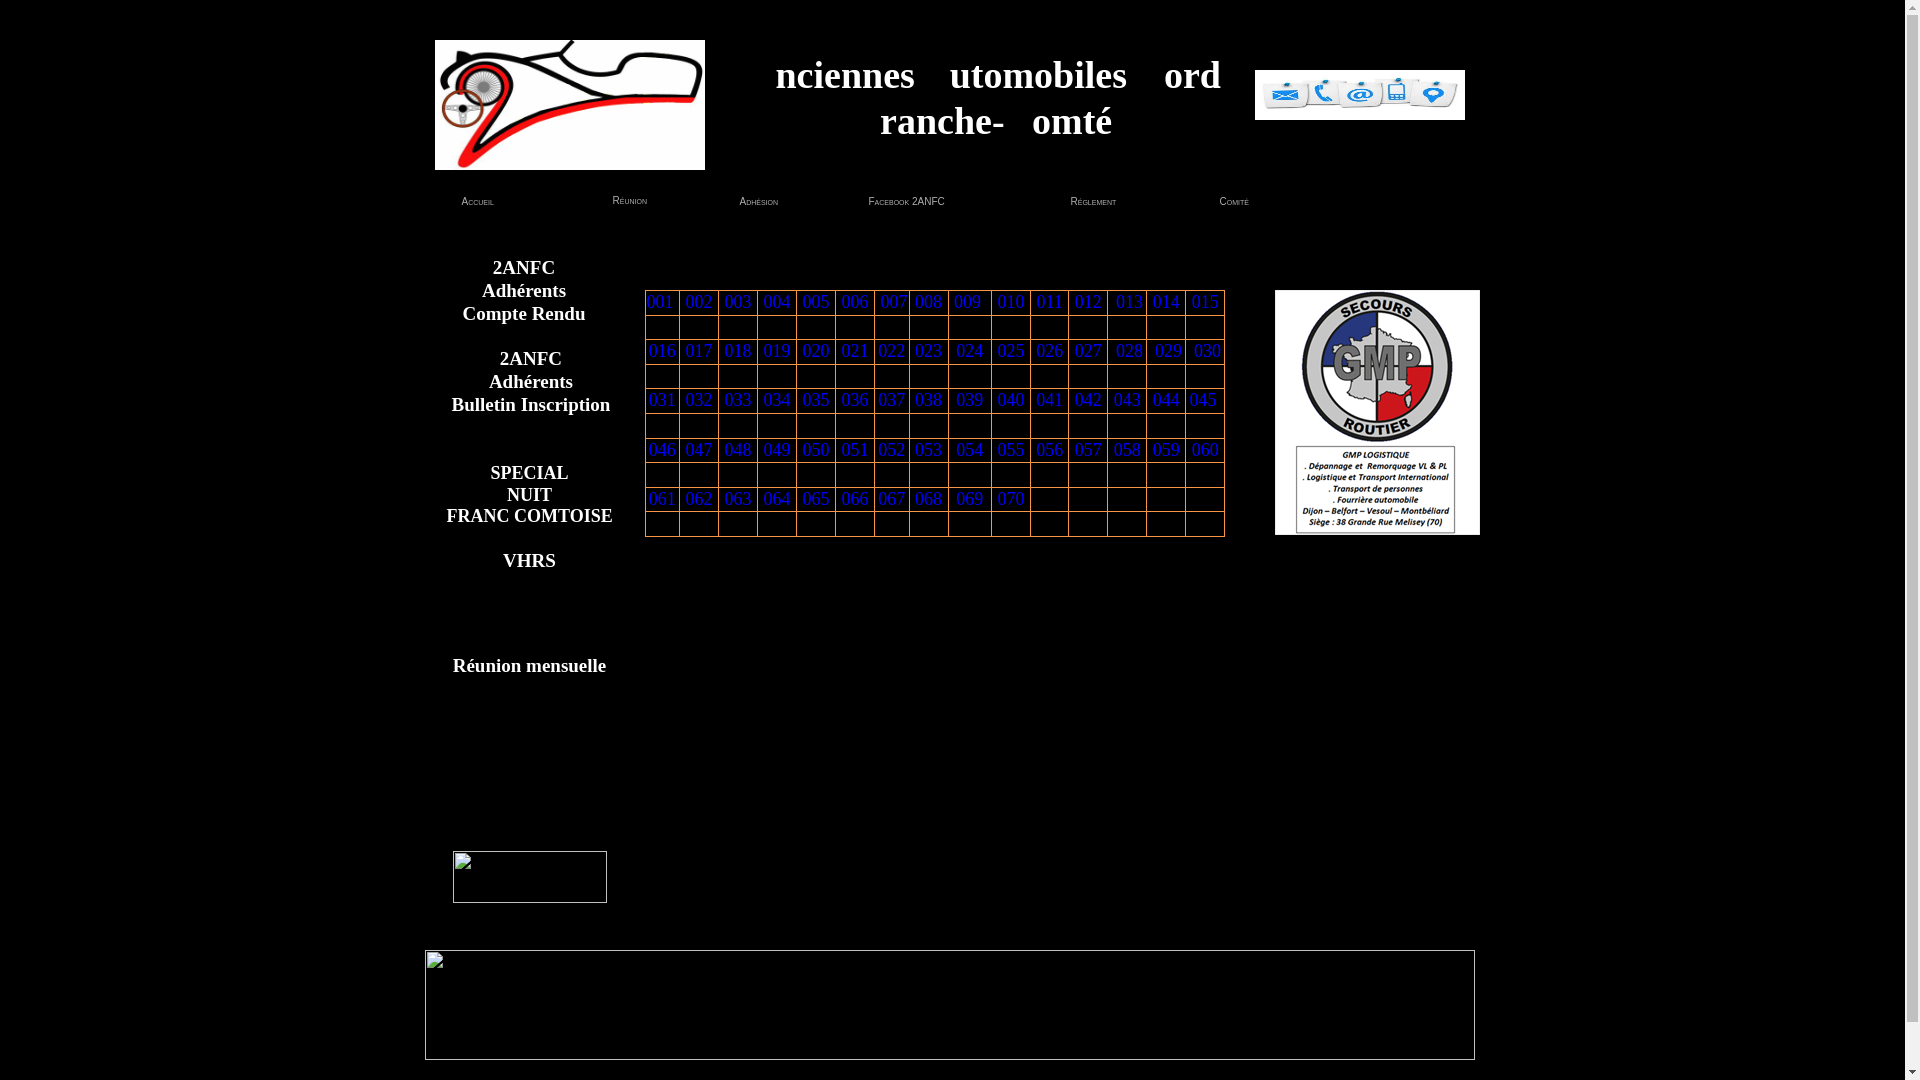 The image size is (1920, 1080). What do you see at coordinates (776, 350) in the screenshot?
I see `'019'` at bounding box center [776, 350].